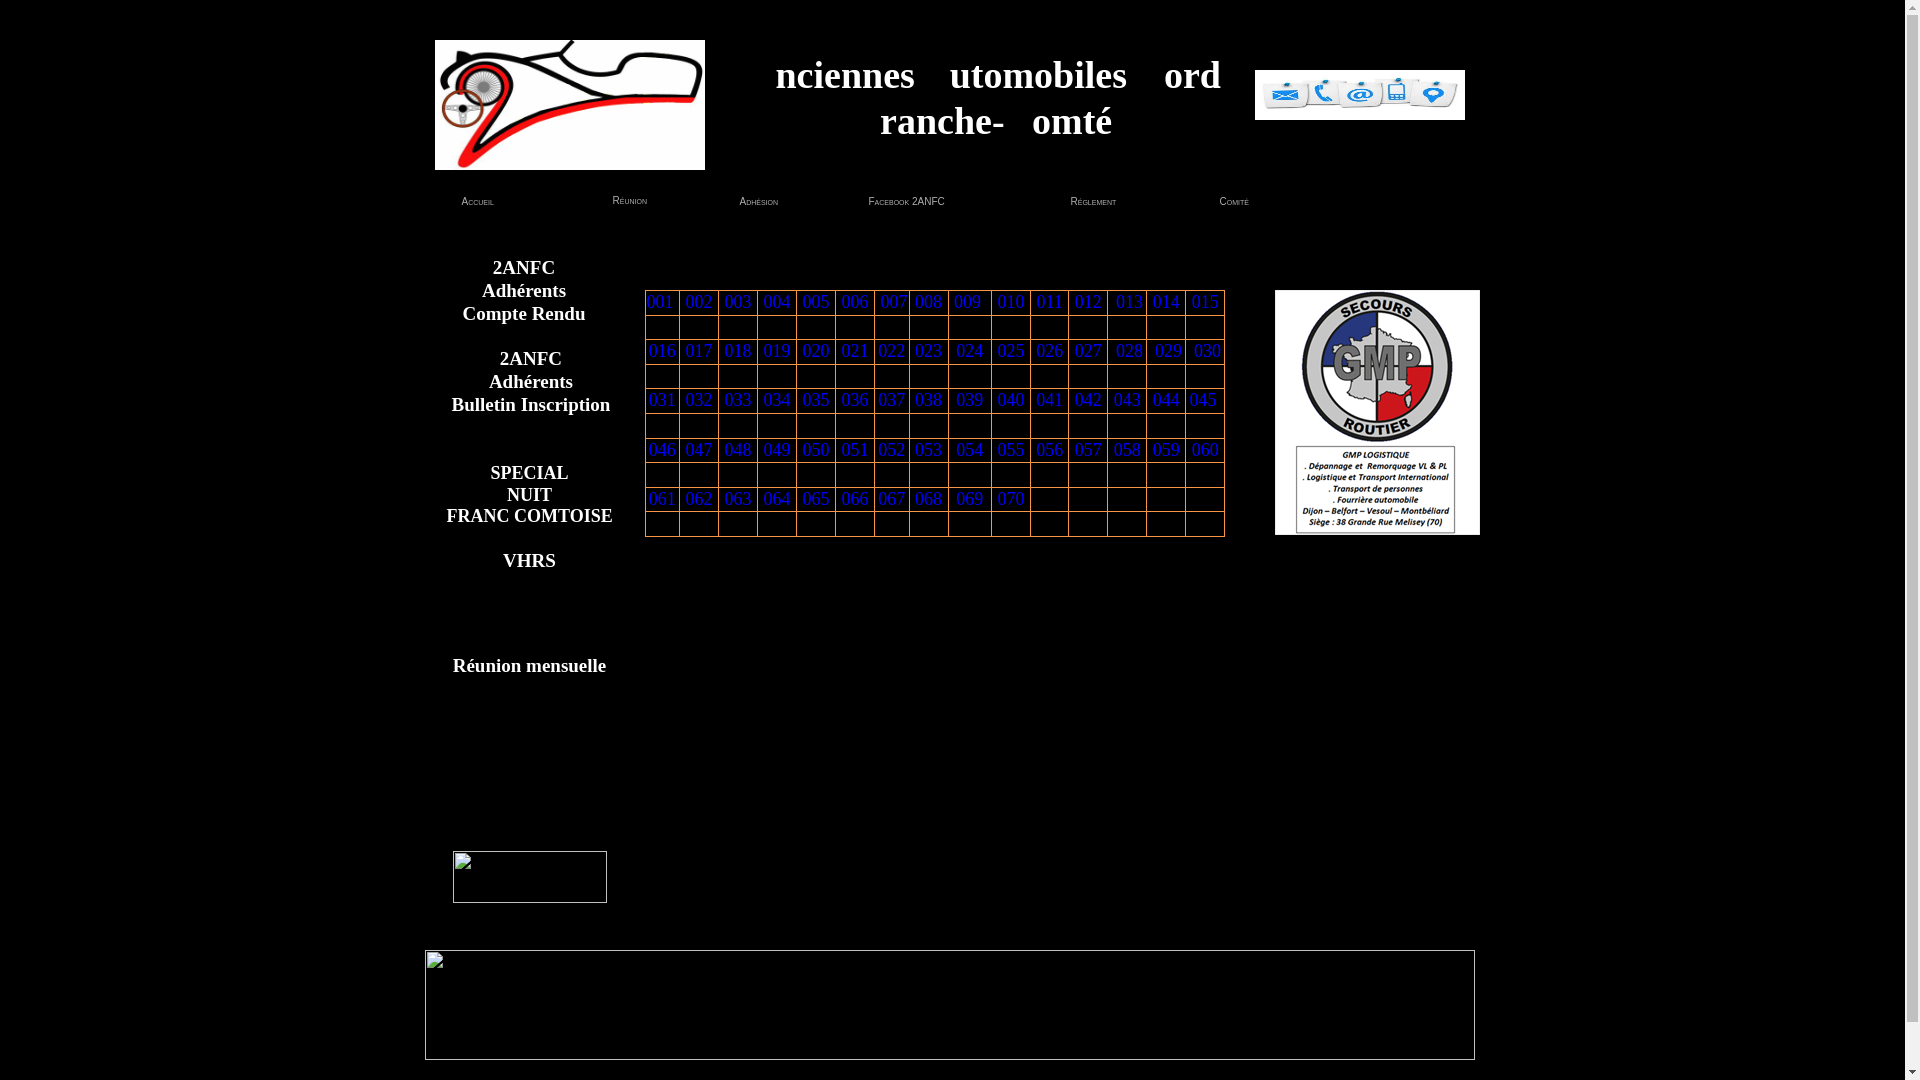 The image size is (1920, 1080). What do you see at coordinates (776, 350) in the screenshot?
I see `'019'` at bounding box center [776, 350].